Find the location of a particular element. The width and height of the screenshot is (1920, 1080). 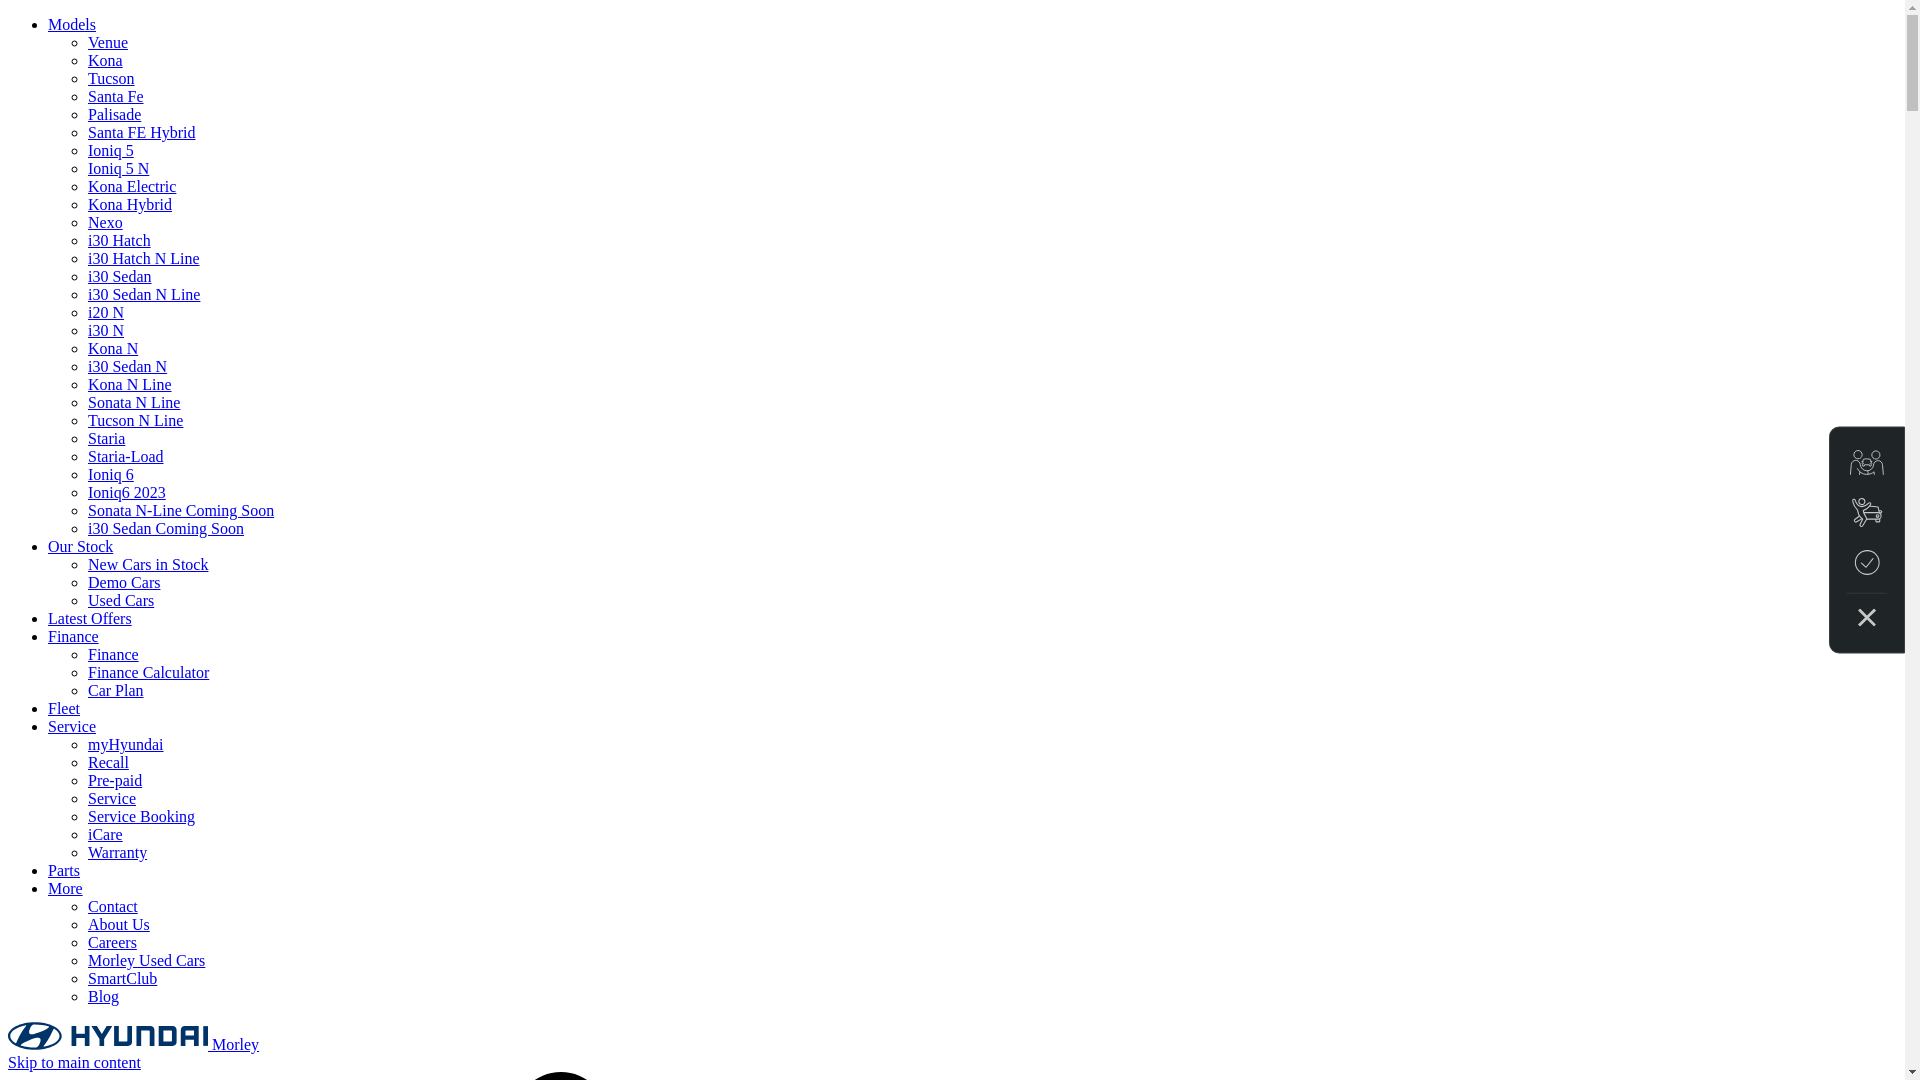

'Kona Hybrid' is located at coordinates (86, 204).